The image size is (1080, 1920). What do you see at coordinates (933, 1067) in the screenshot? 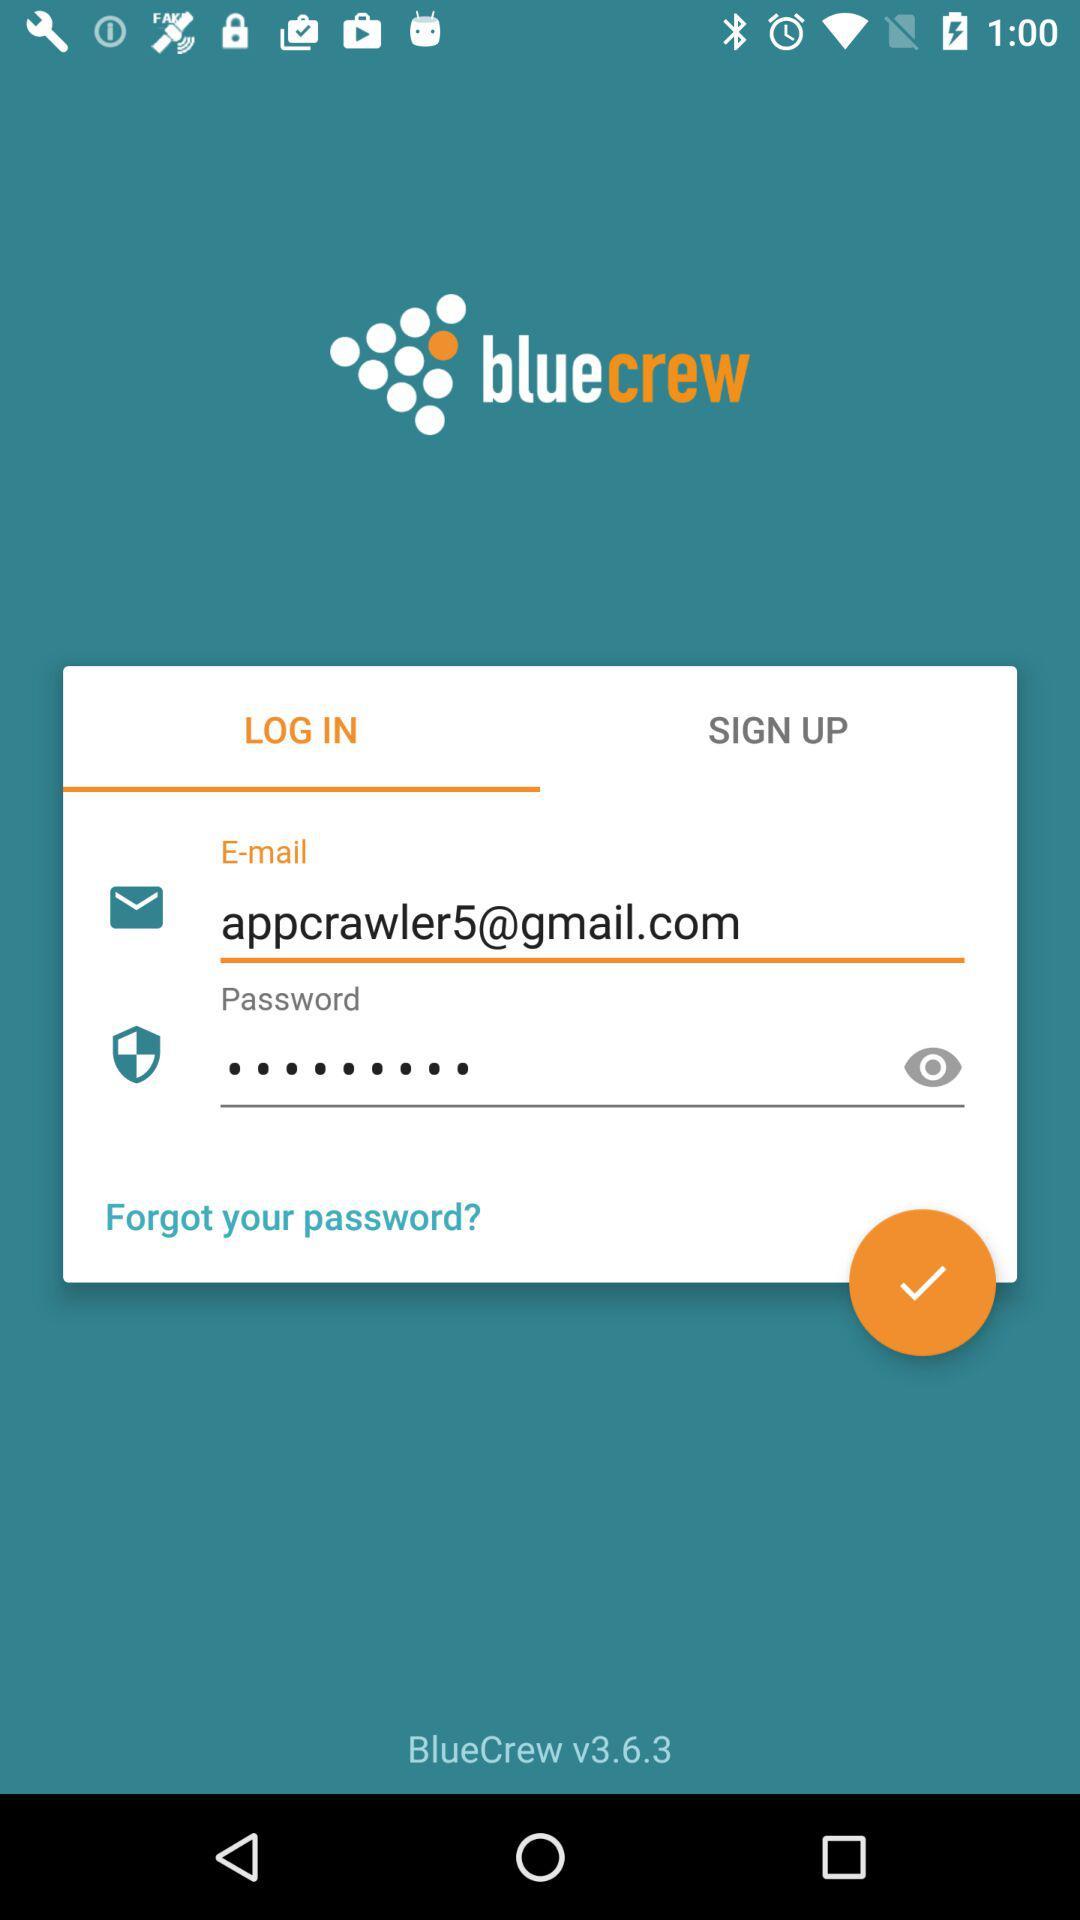
I see `see password botton` at bounding box center [933, 1067].